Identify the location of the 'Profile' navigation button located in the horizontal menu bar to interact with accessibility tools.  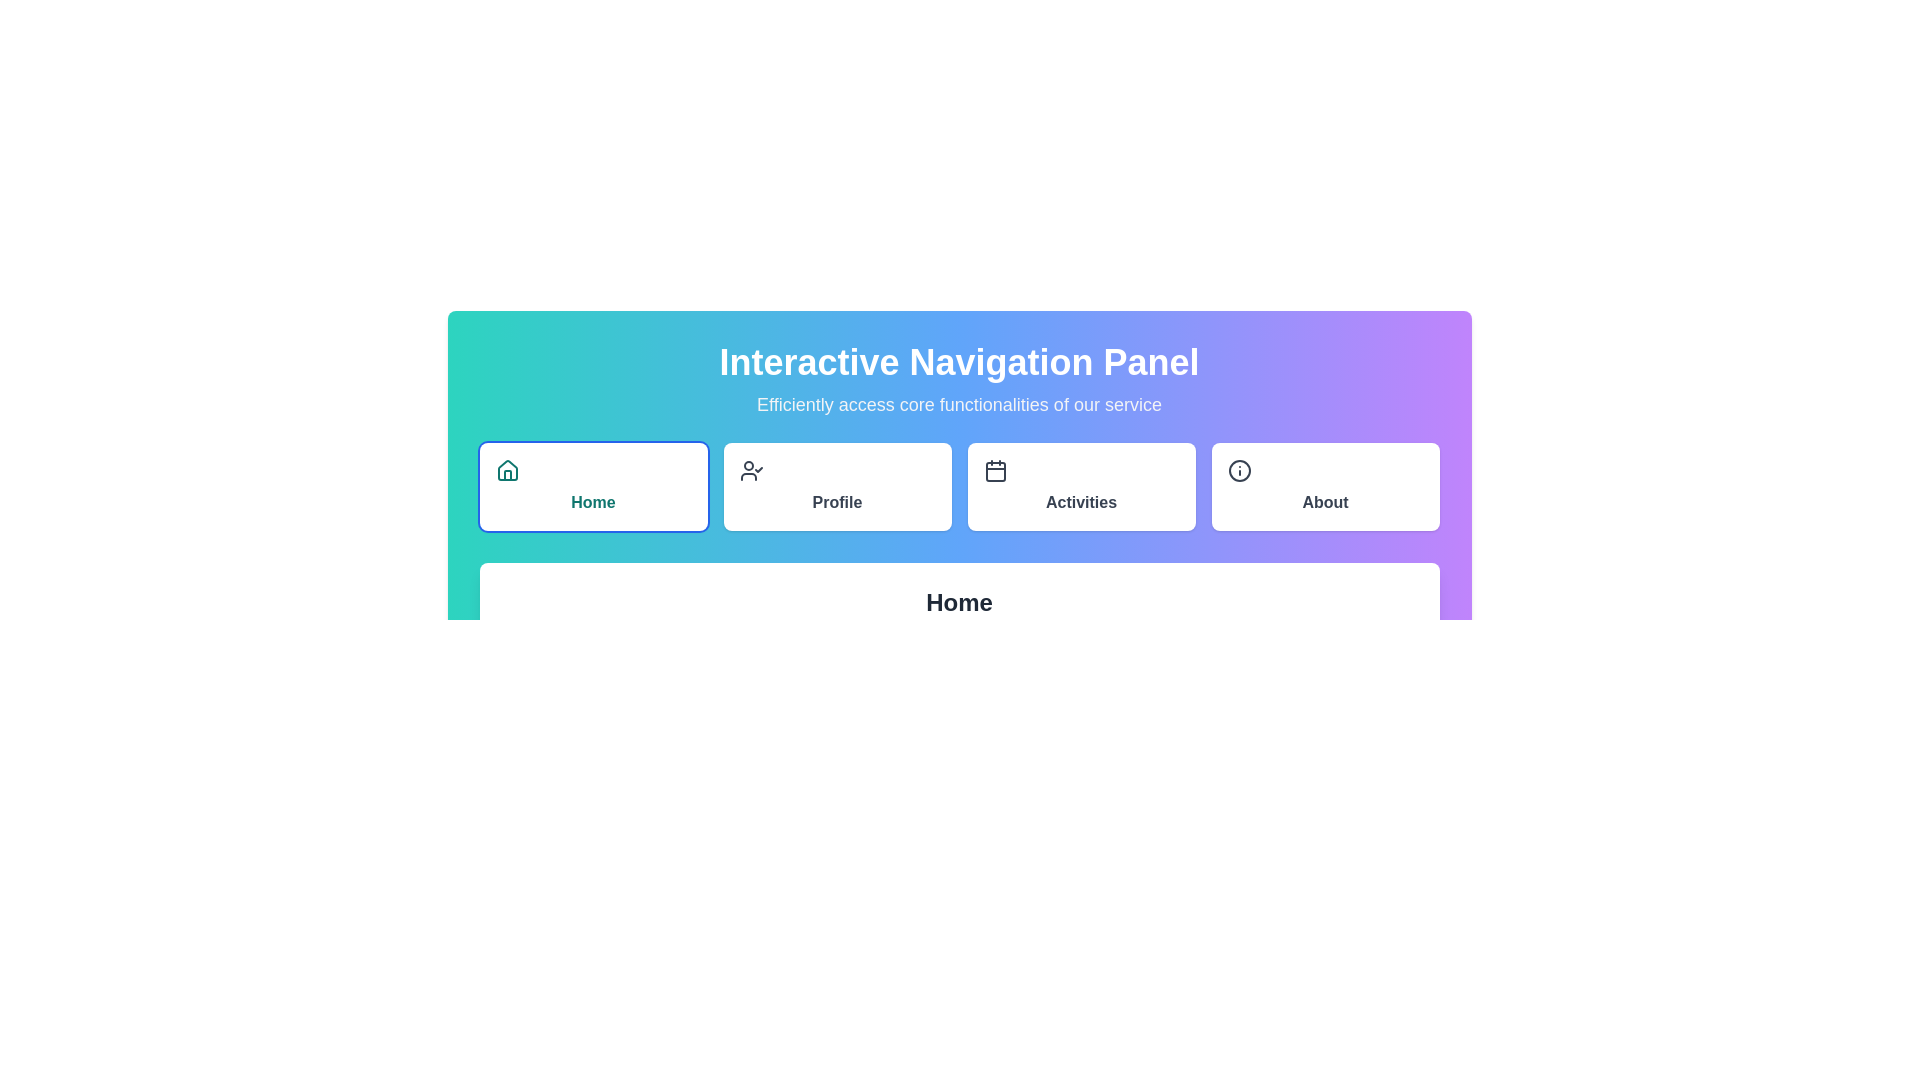
(837, 501).